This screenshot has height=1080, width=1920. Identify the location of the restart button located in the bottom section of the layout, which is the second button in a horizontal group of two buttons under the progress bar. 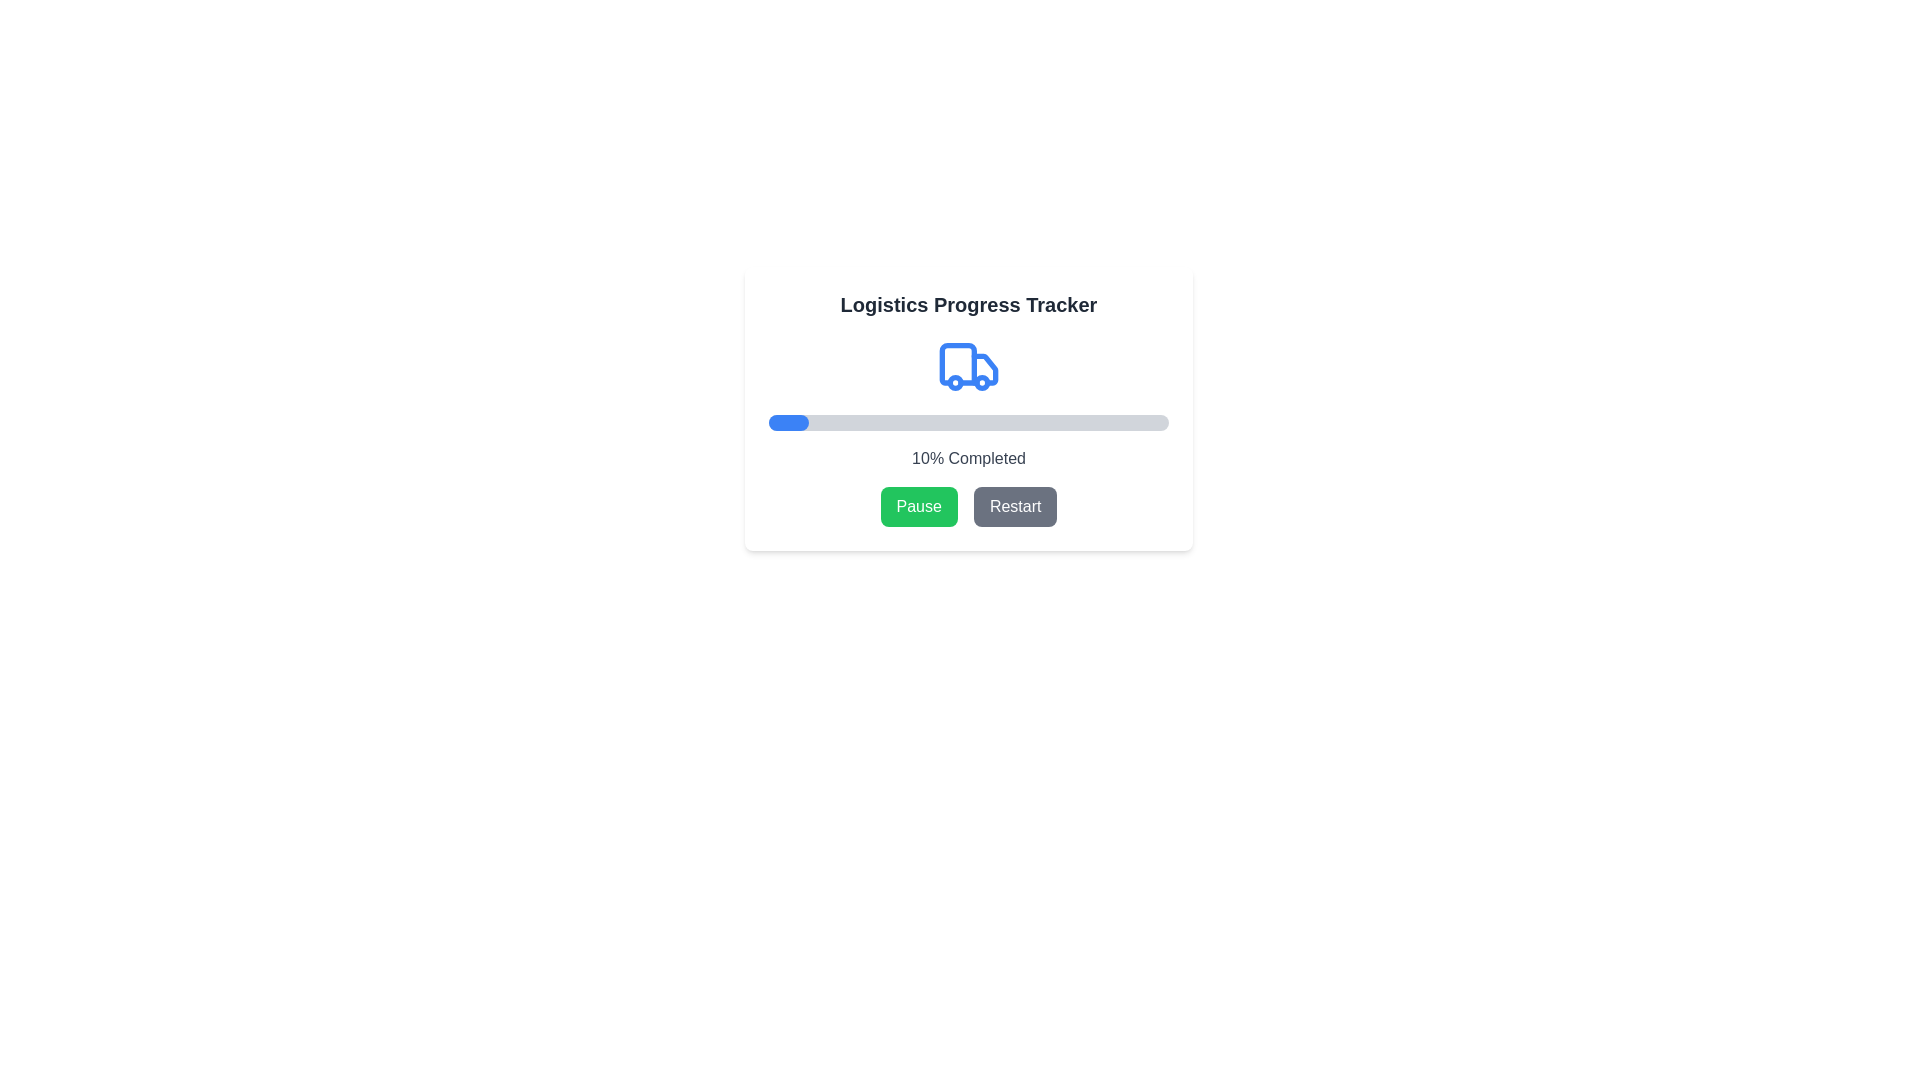
(1015, 505).